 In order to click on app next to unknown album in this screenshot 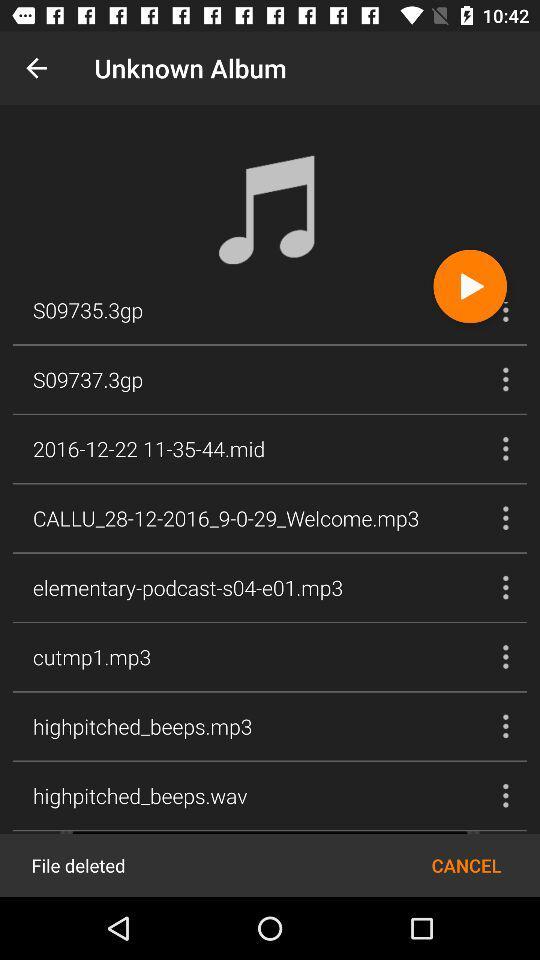, I will do `click(36, 68)`.